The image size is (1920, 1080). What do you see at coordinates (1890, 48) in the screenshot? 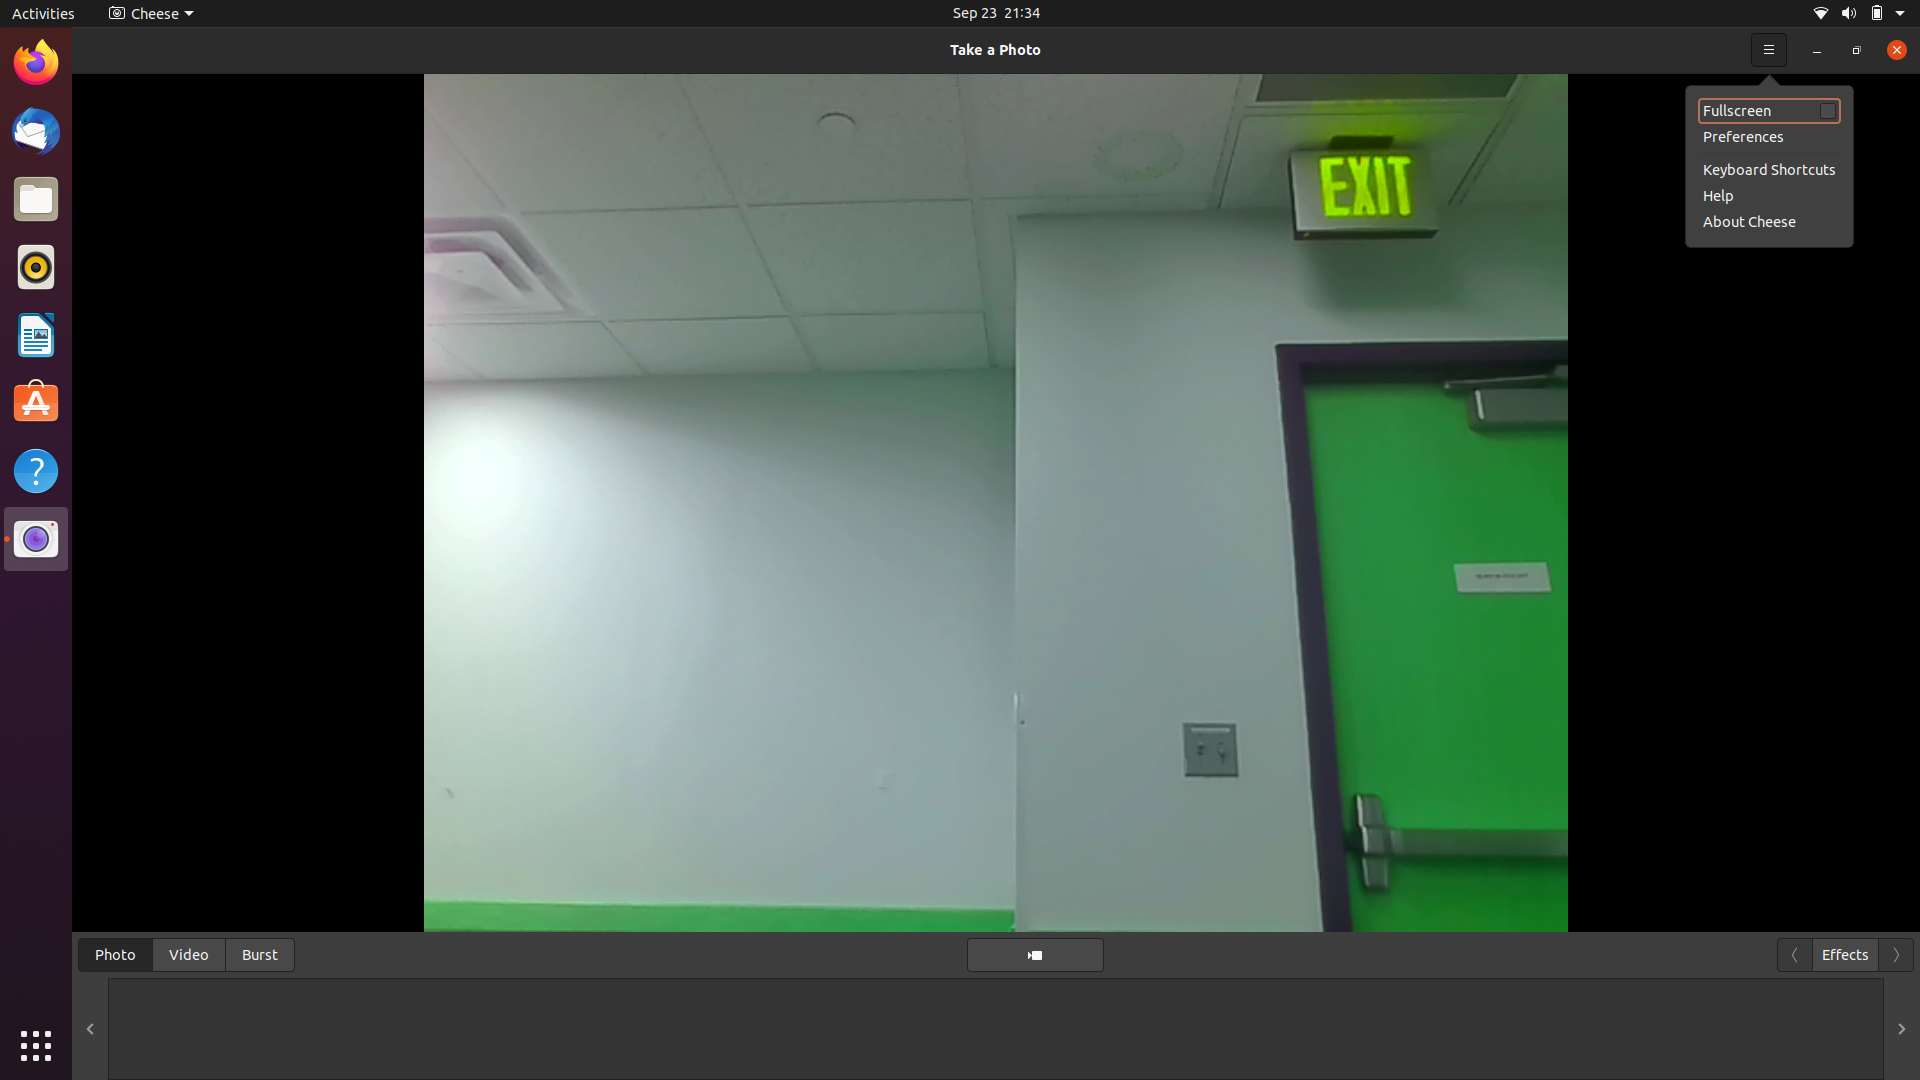
I see `Cheese details on screen` at bounding box center [1890, 48].